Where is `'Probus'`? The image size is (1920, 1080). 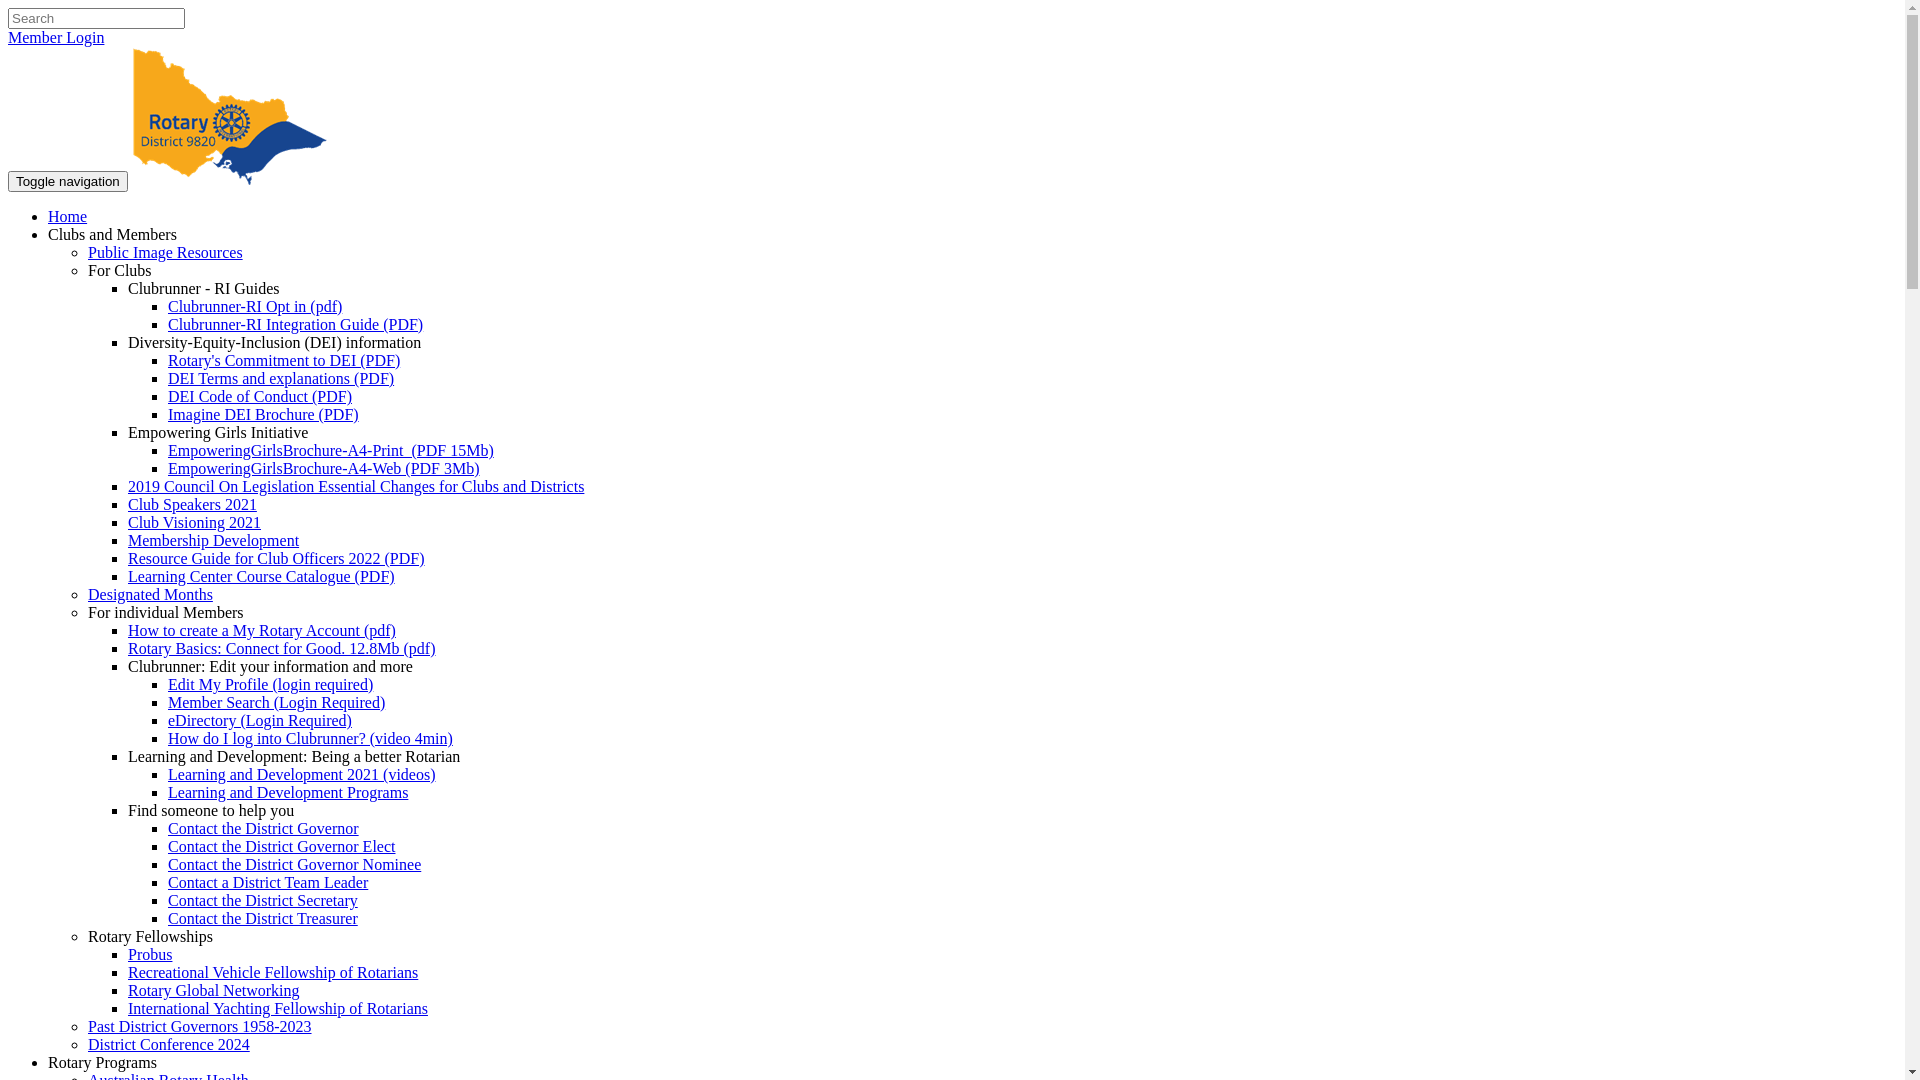
'Probus' is located at coordinates (148, 953).